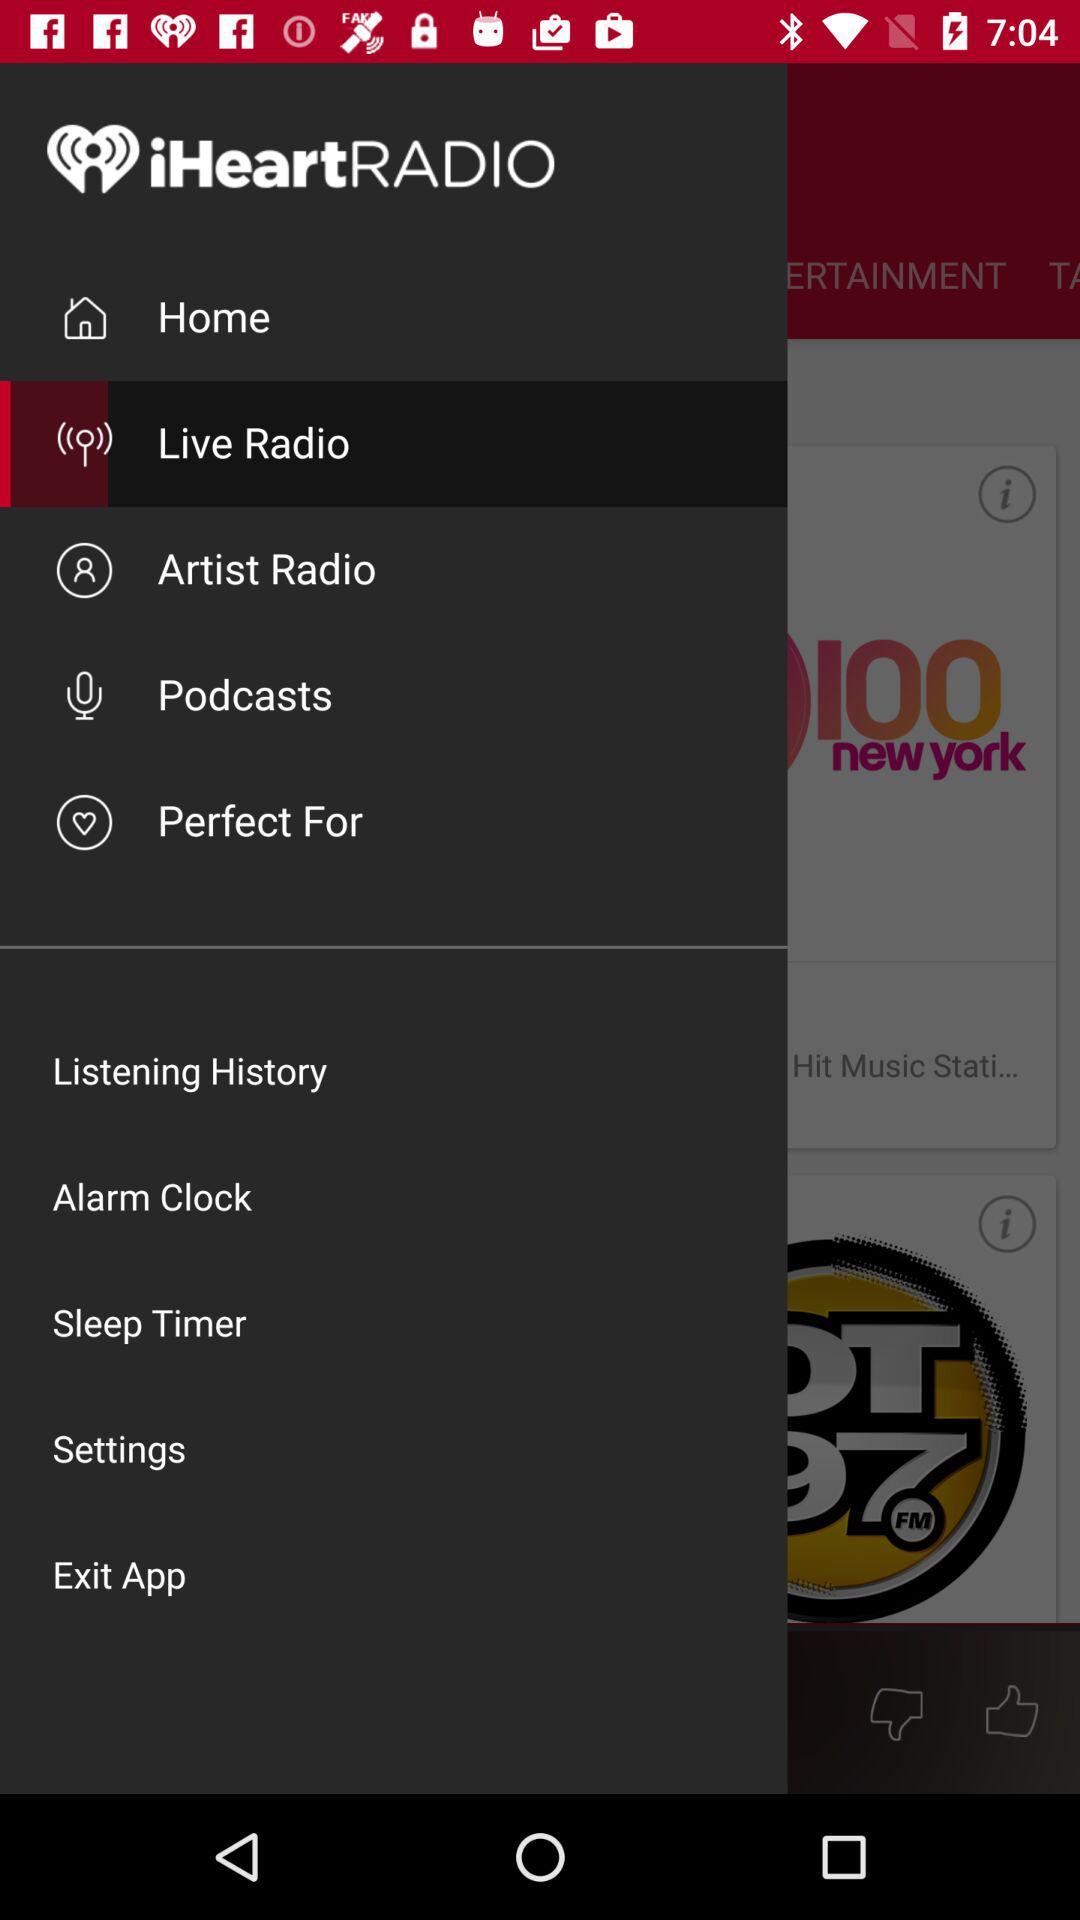  I want to click on the thumbs_down icon, so click(895, 1711).